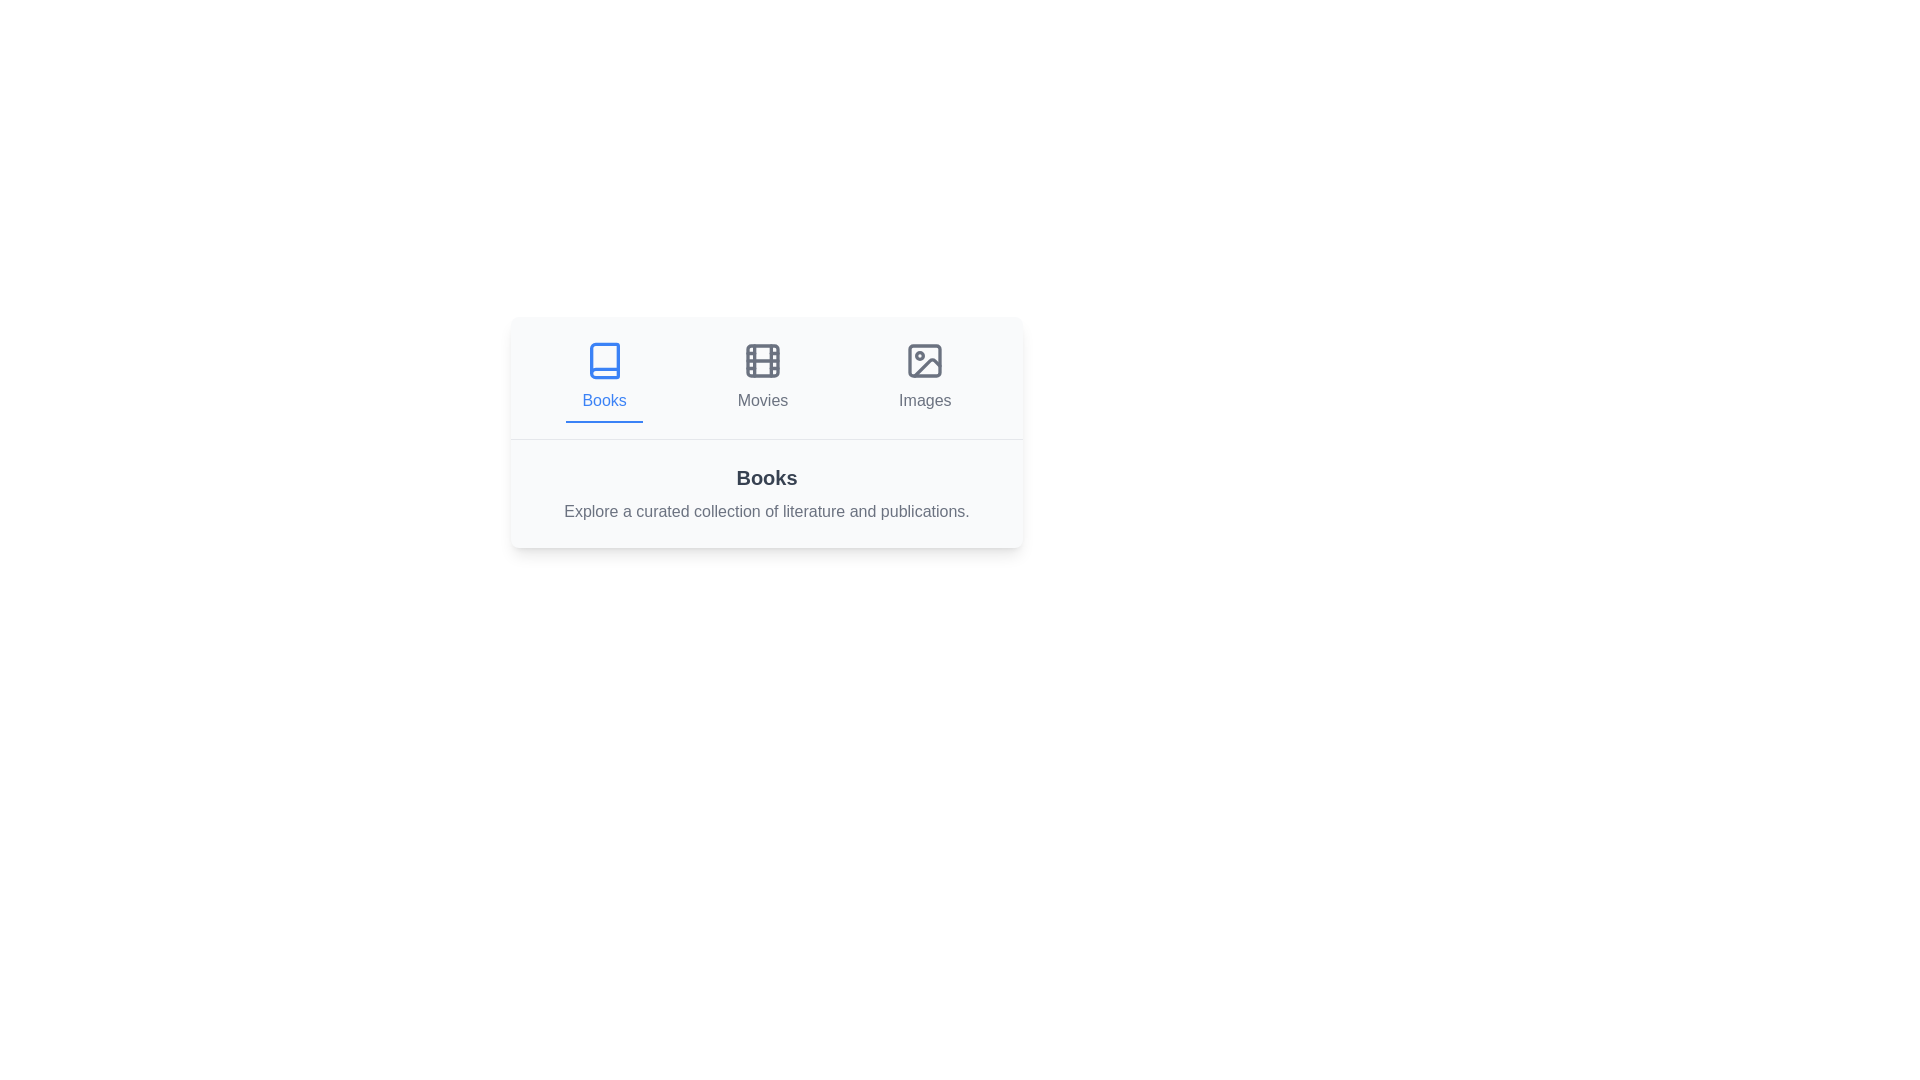  Describe the element at coordinates (762, 378) in the screenshot. I see `the Movies tab by clicking on its button` at that location.